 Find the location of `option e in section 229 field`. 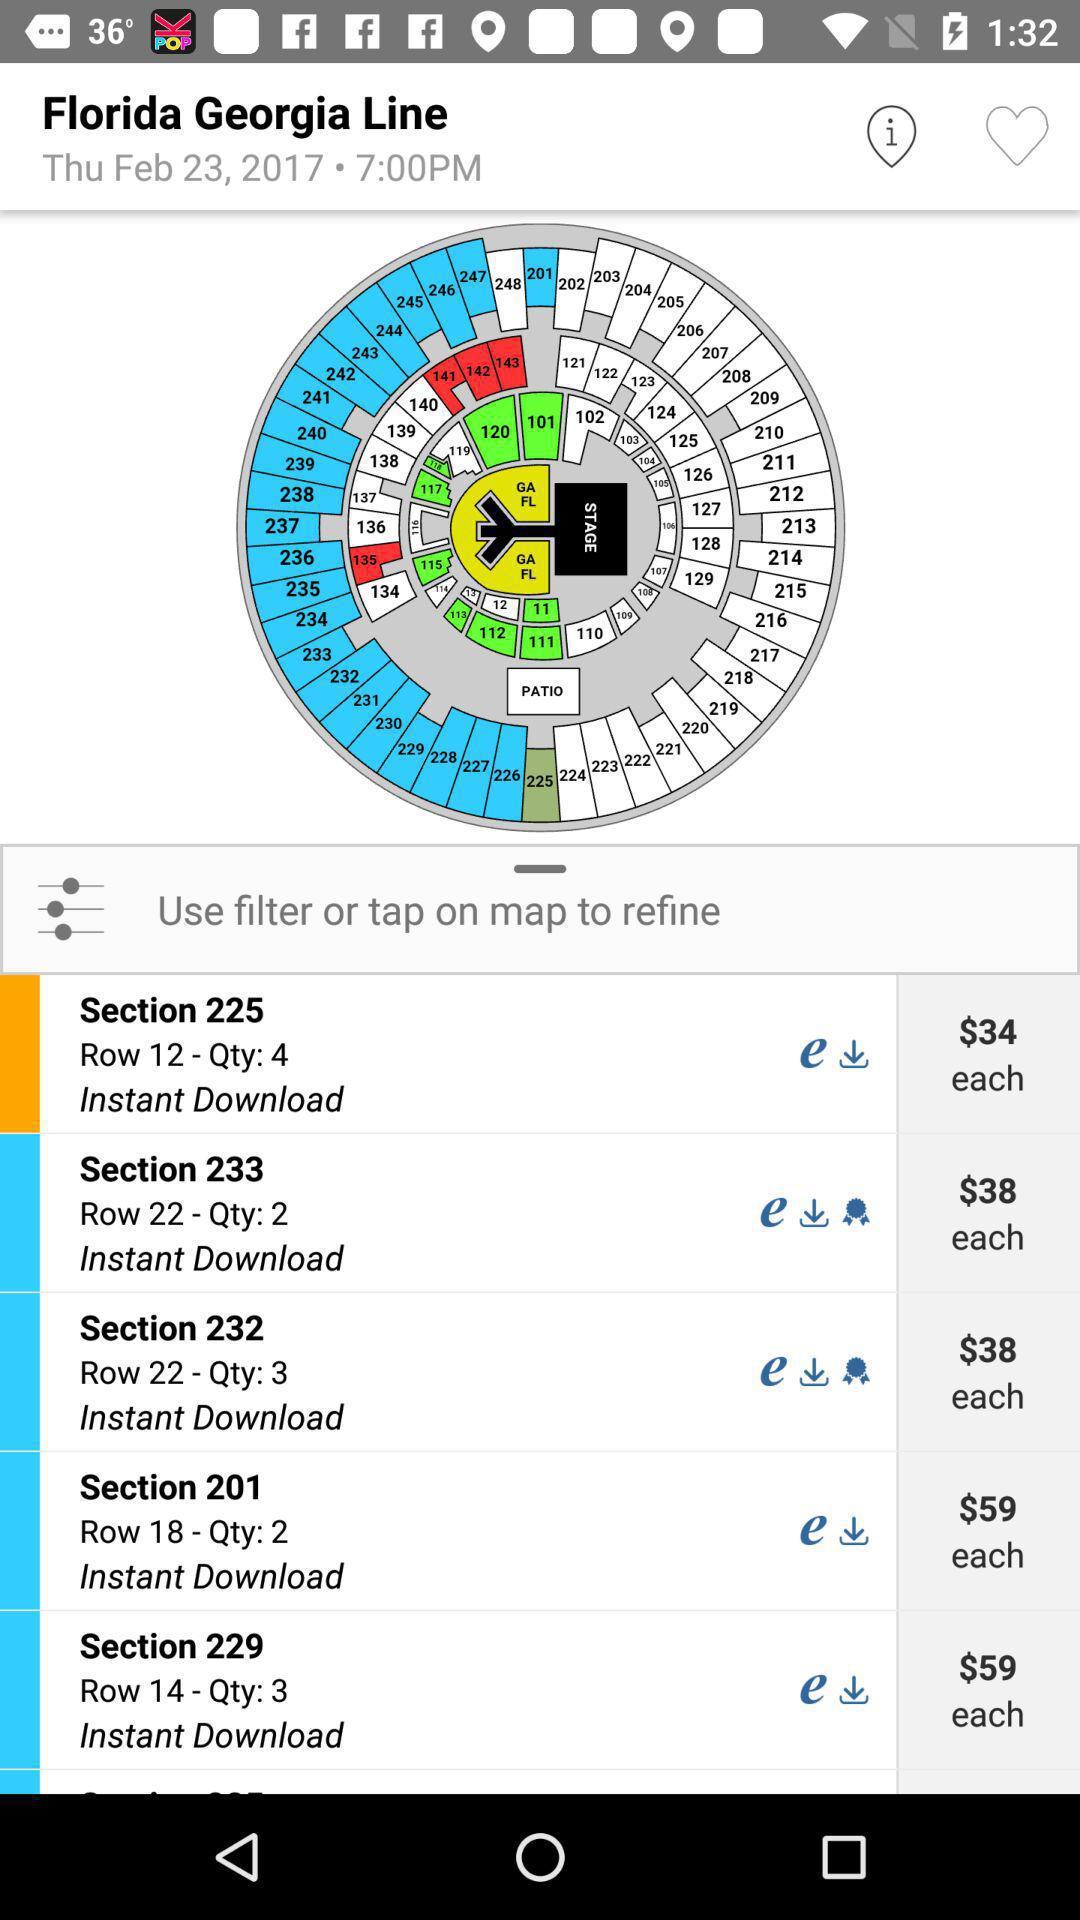

option e in section 229 field is located at coordinates (813, 1688).